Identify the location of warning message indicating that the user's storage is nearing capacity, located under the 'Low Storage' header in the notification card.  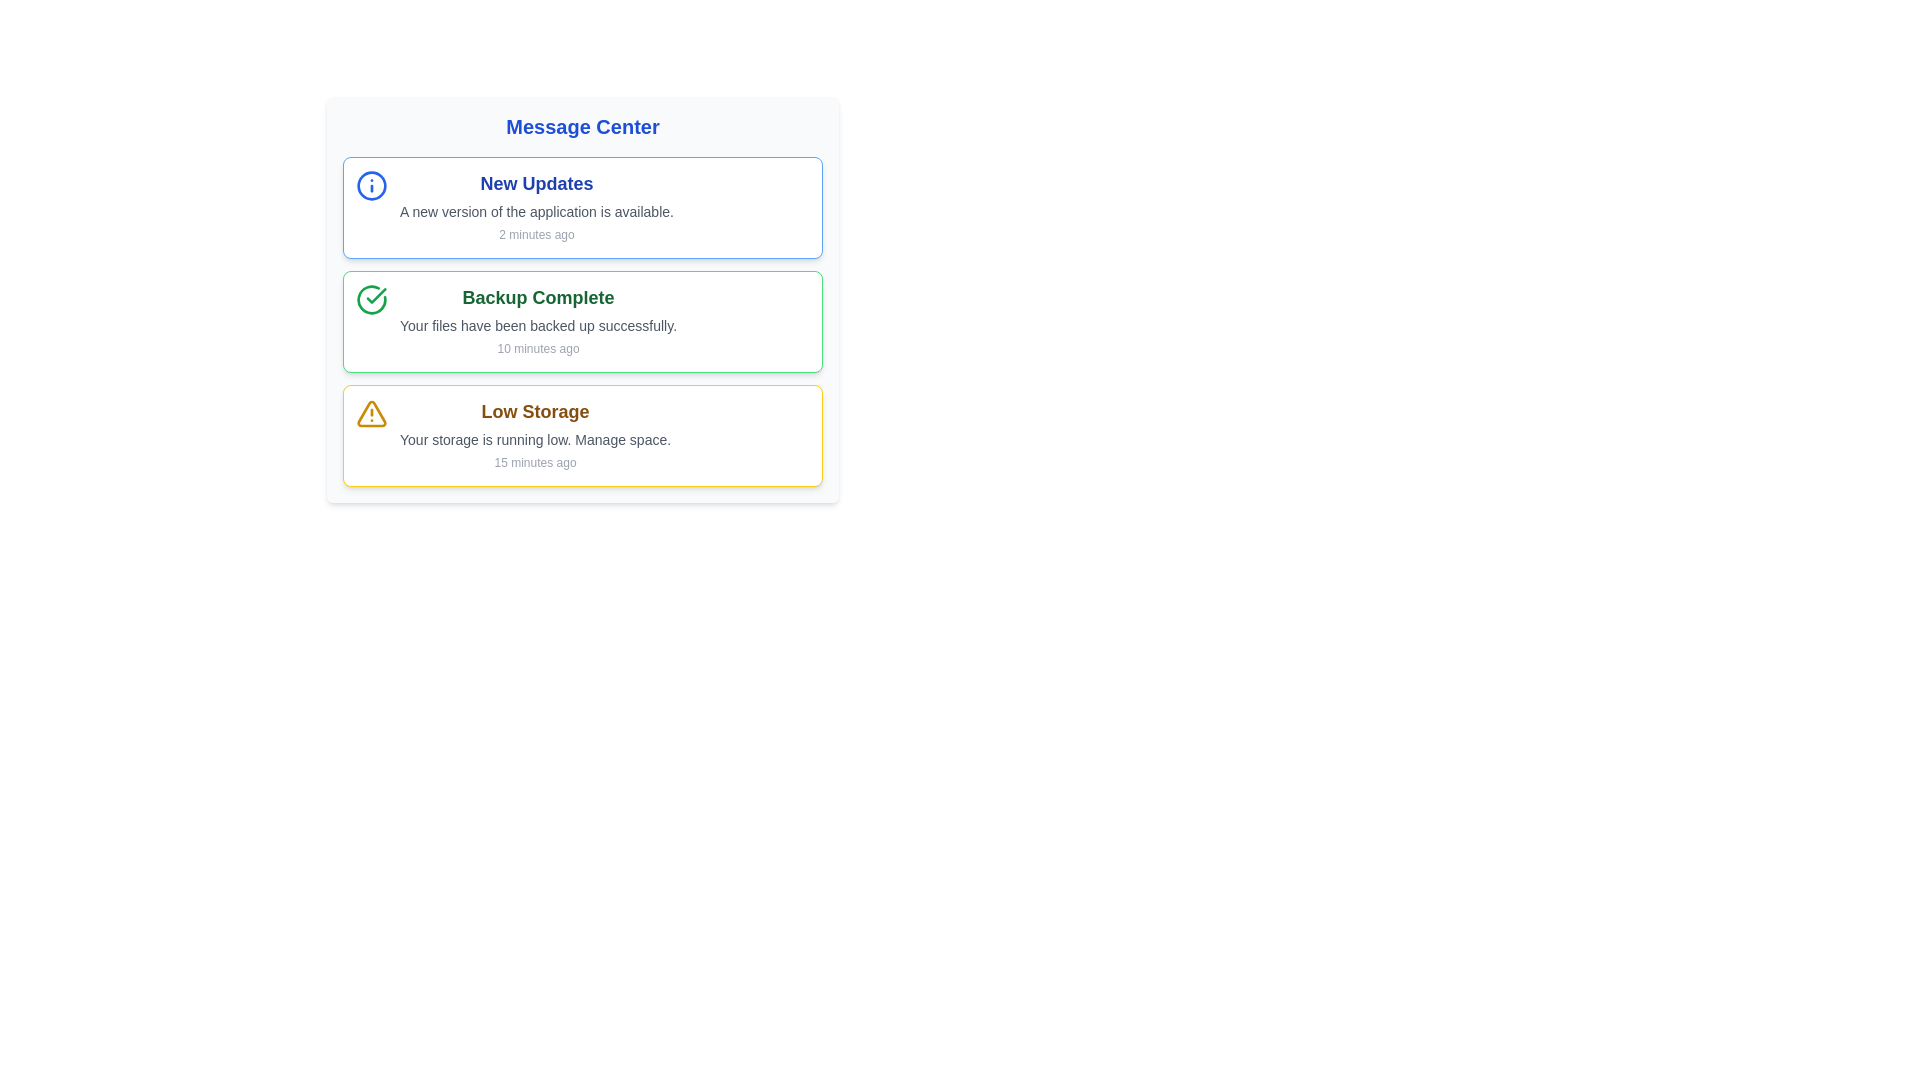
(535, 438).